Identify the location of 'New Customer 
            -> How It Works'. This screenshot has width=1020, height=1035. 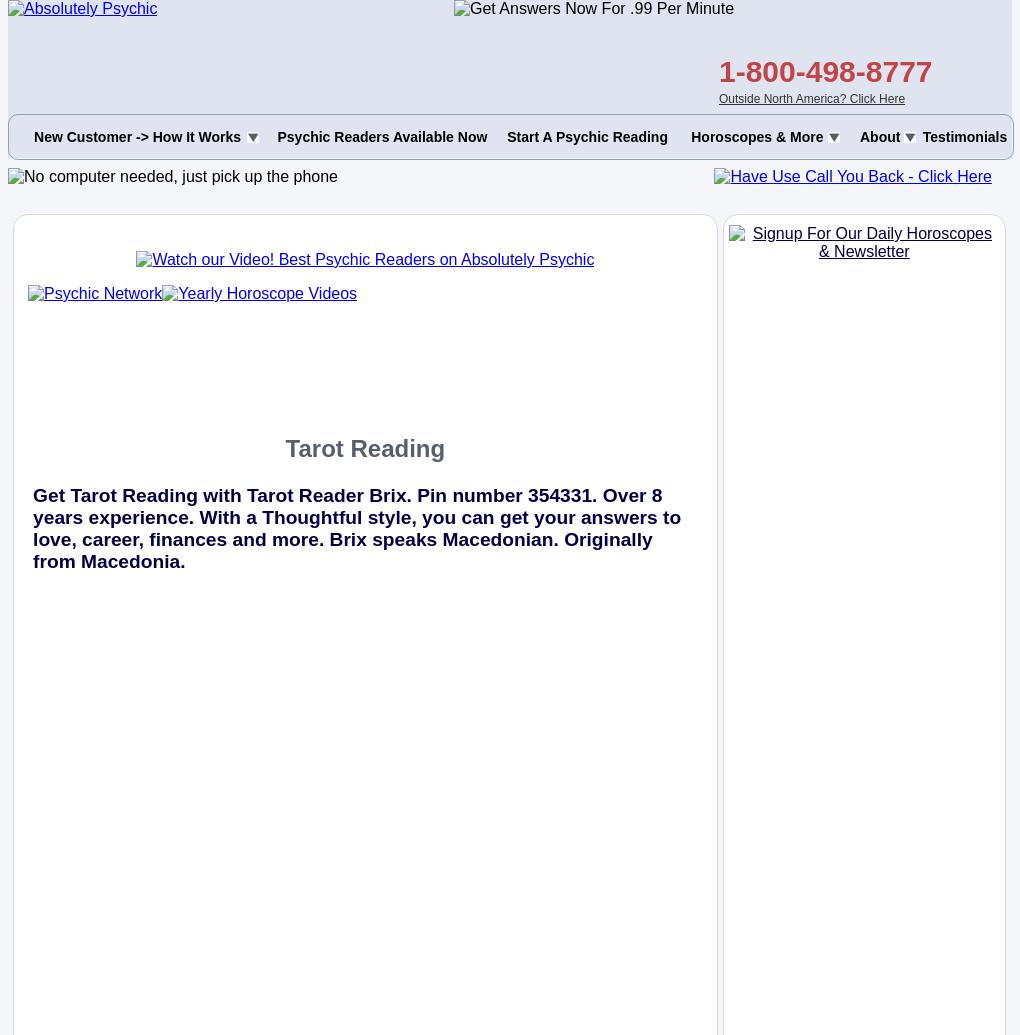
(137, 137).